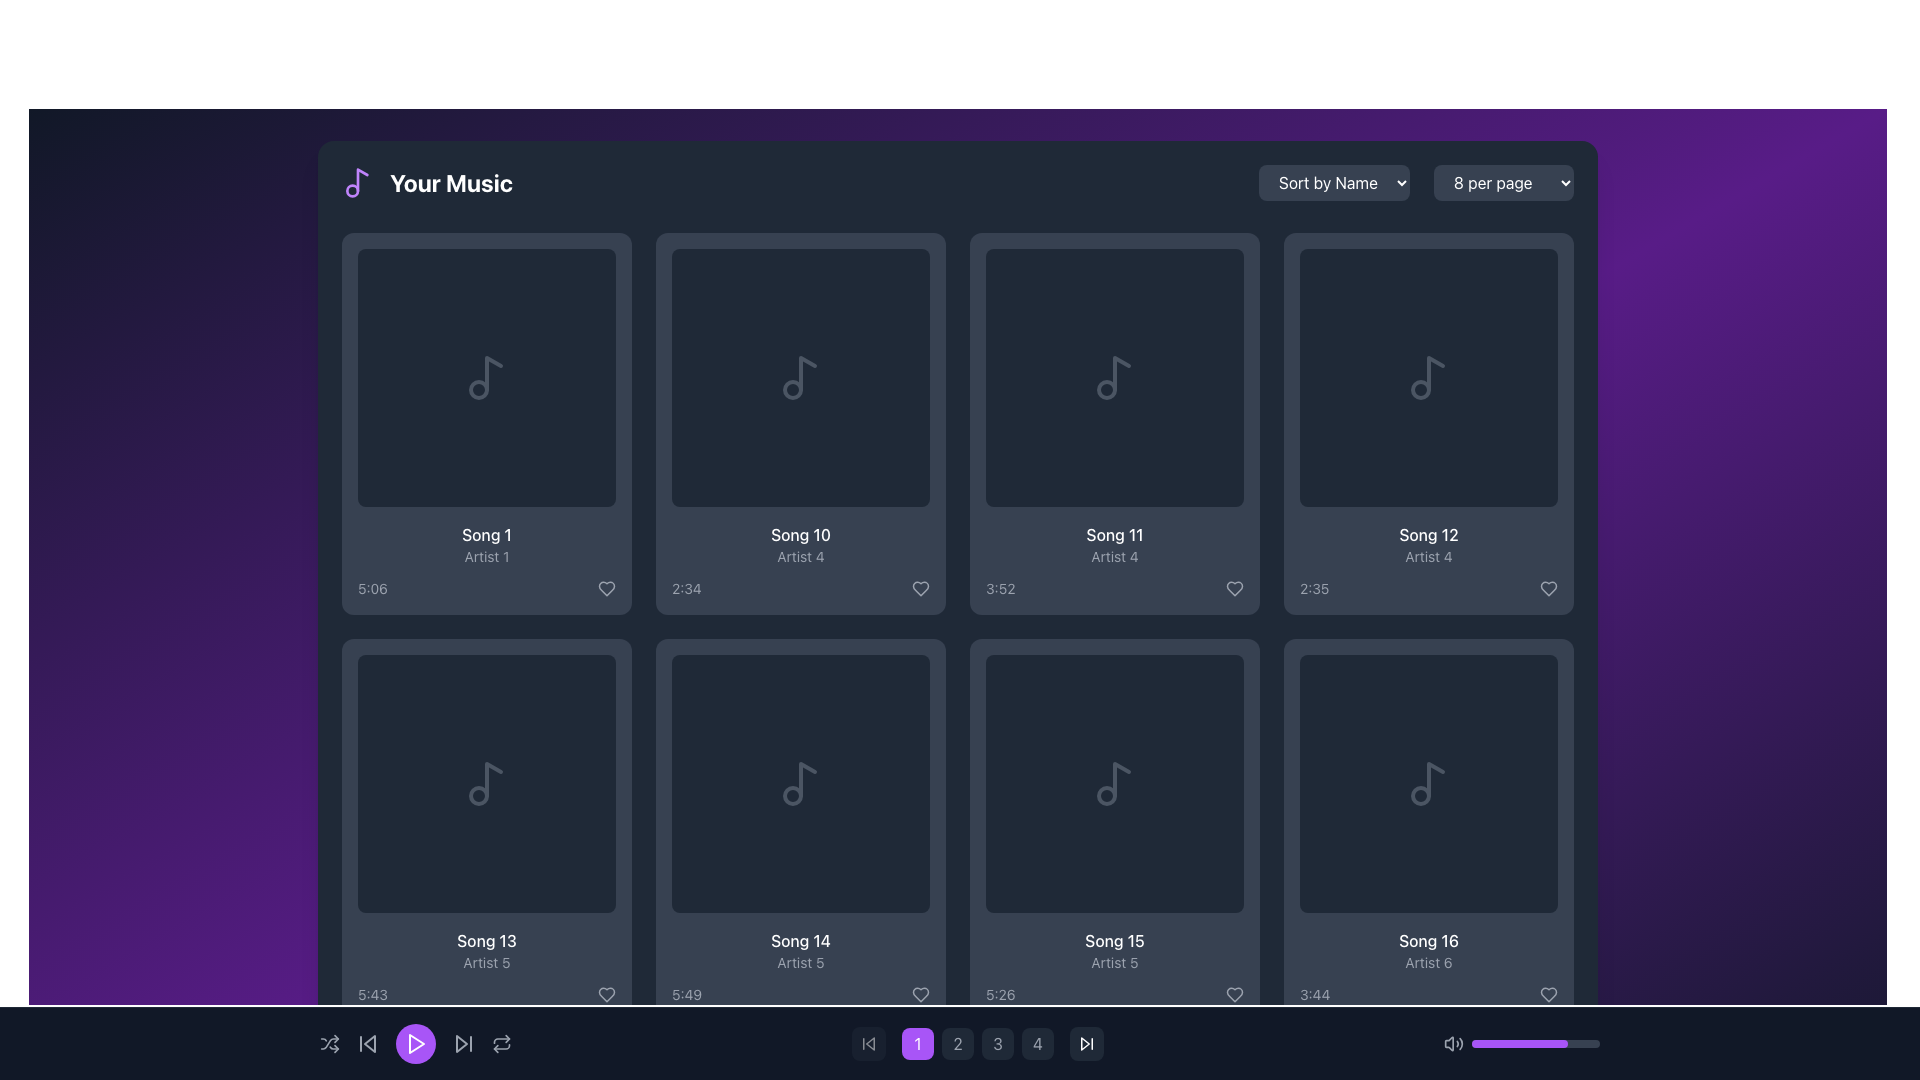  I want to click on the music icon representing 'Song 15' by 'Artist 5', located in the second row and third column of the grid layout, so click(1113, 782).